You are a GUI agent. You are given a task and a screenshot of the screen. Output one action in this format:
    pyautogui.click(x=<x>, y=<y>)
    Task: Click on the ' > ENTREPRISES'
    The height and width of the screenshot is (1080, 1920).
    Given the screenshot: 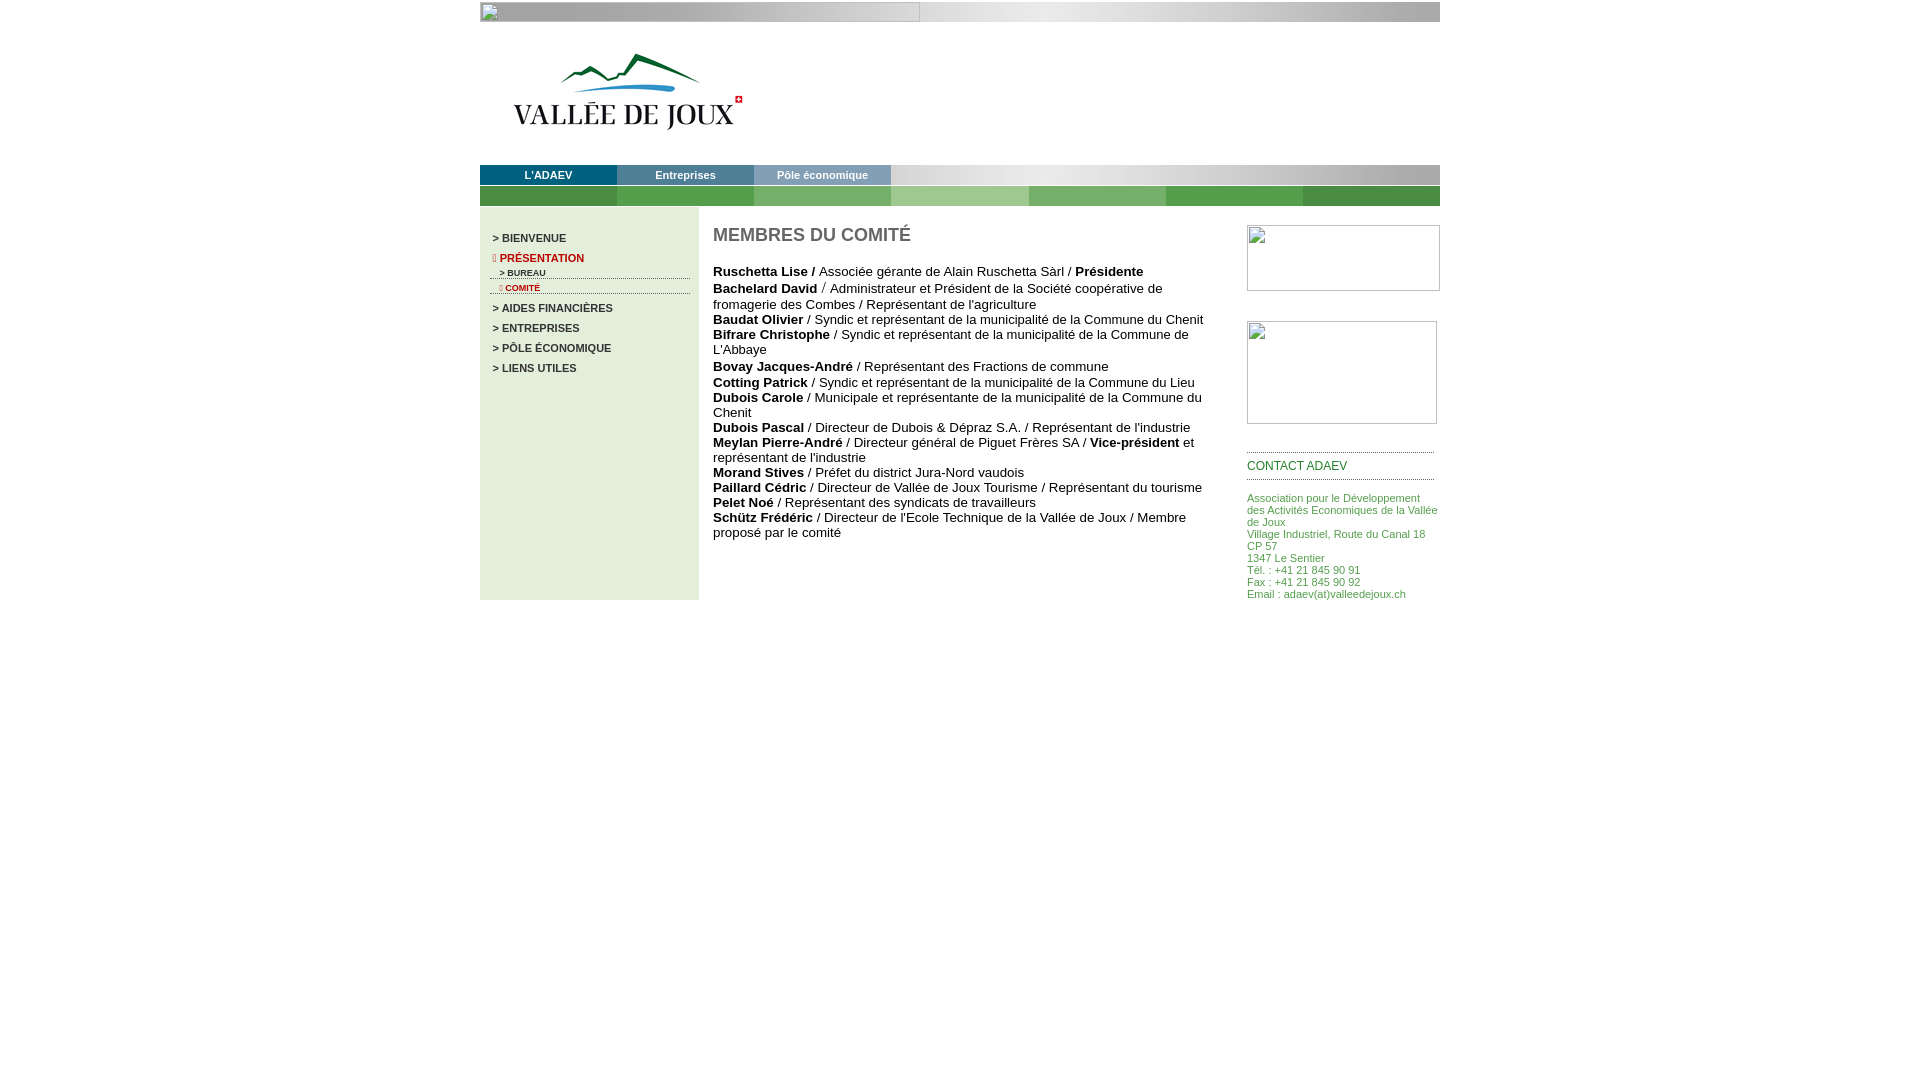 What is the action you would take?
    pyautogui.click(x=534, y=326)
    